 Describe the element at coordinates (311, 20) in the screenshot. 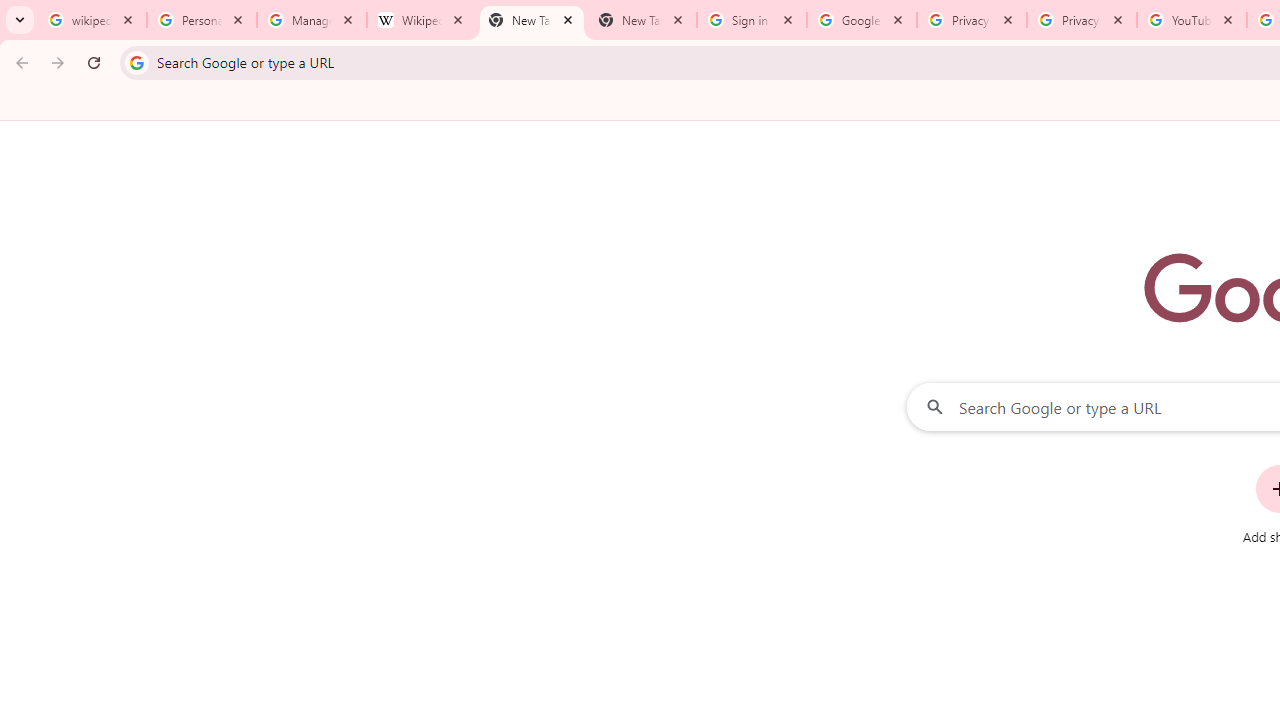

I see `'Manage your Location History - Google Search Help'` at that location.